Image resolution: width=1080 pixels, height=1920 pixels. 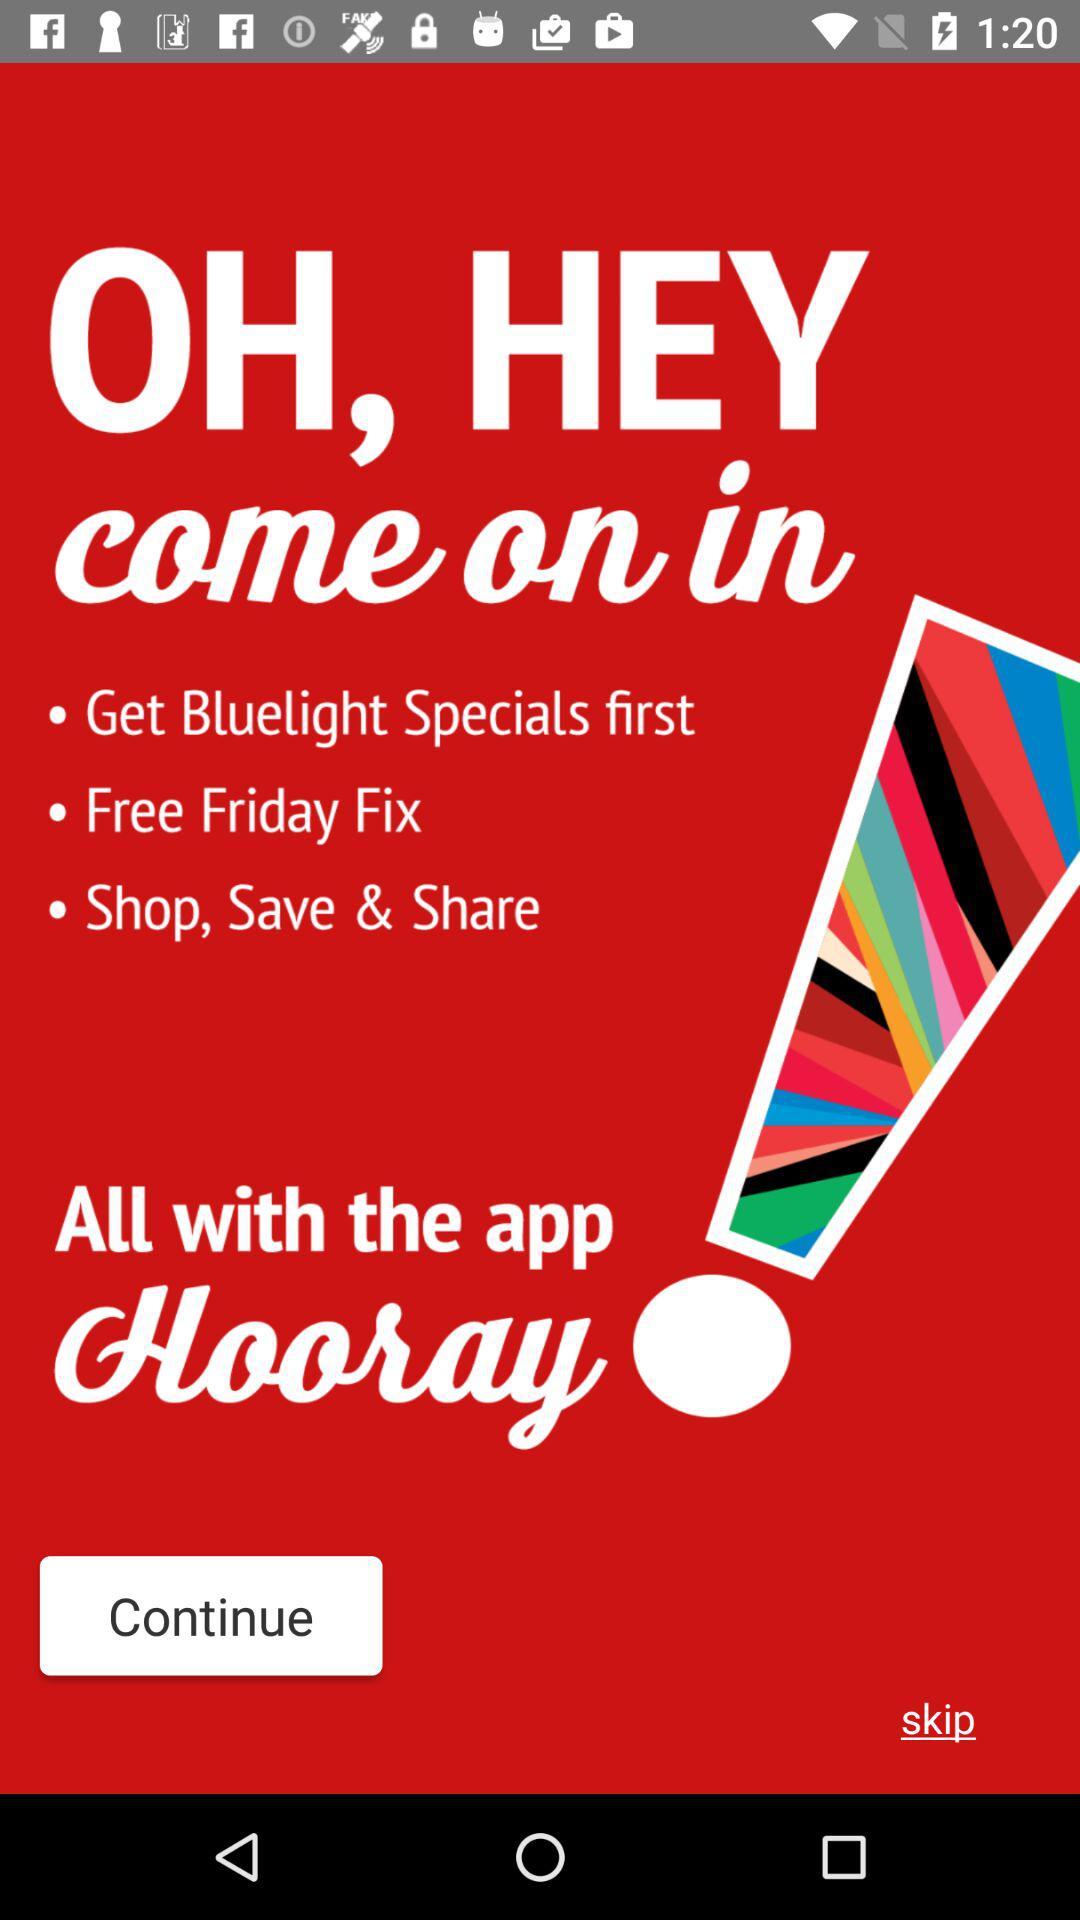 I want to click on the icon to the right of continue, so click(x=938, y=1716).